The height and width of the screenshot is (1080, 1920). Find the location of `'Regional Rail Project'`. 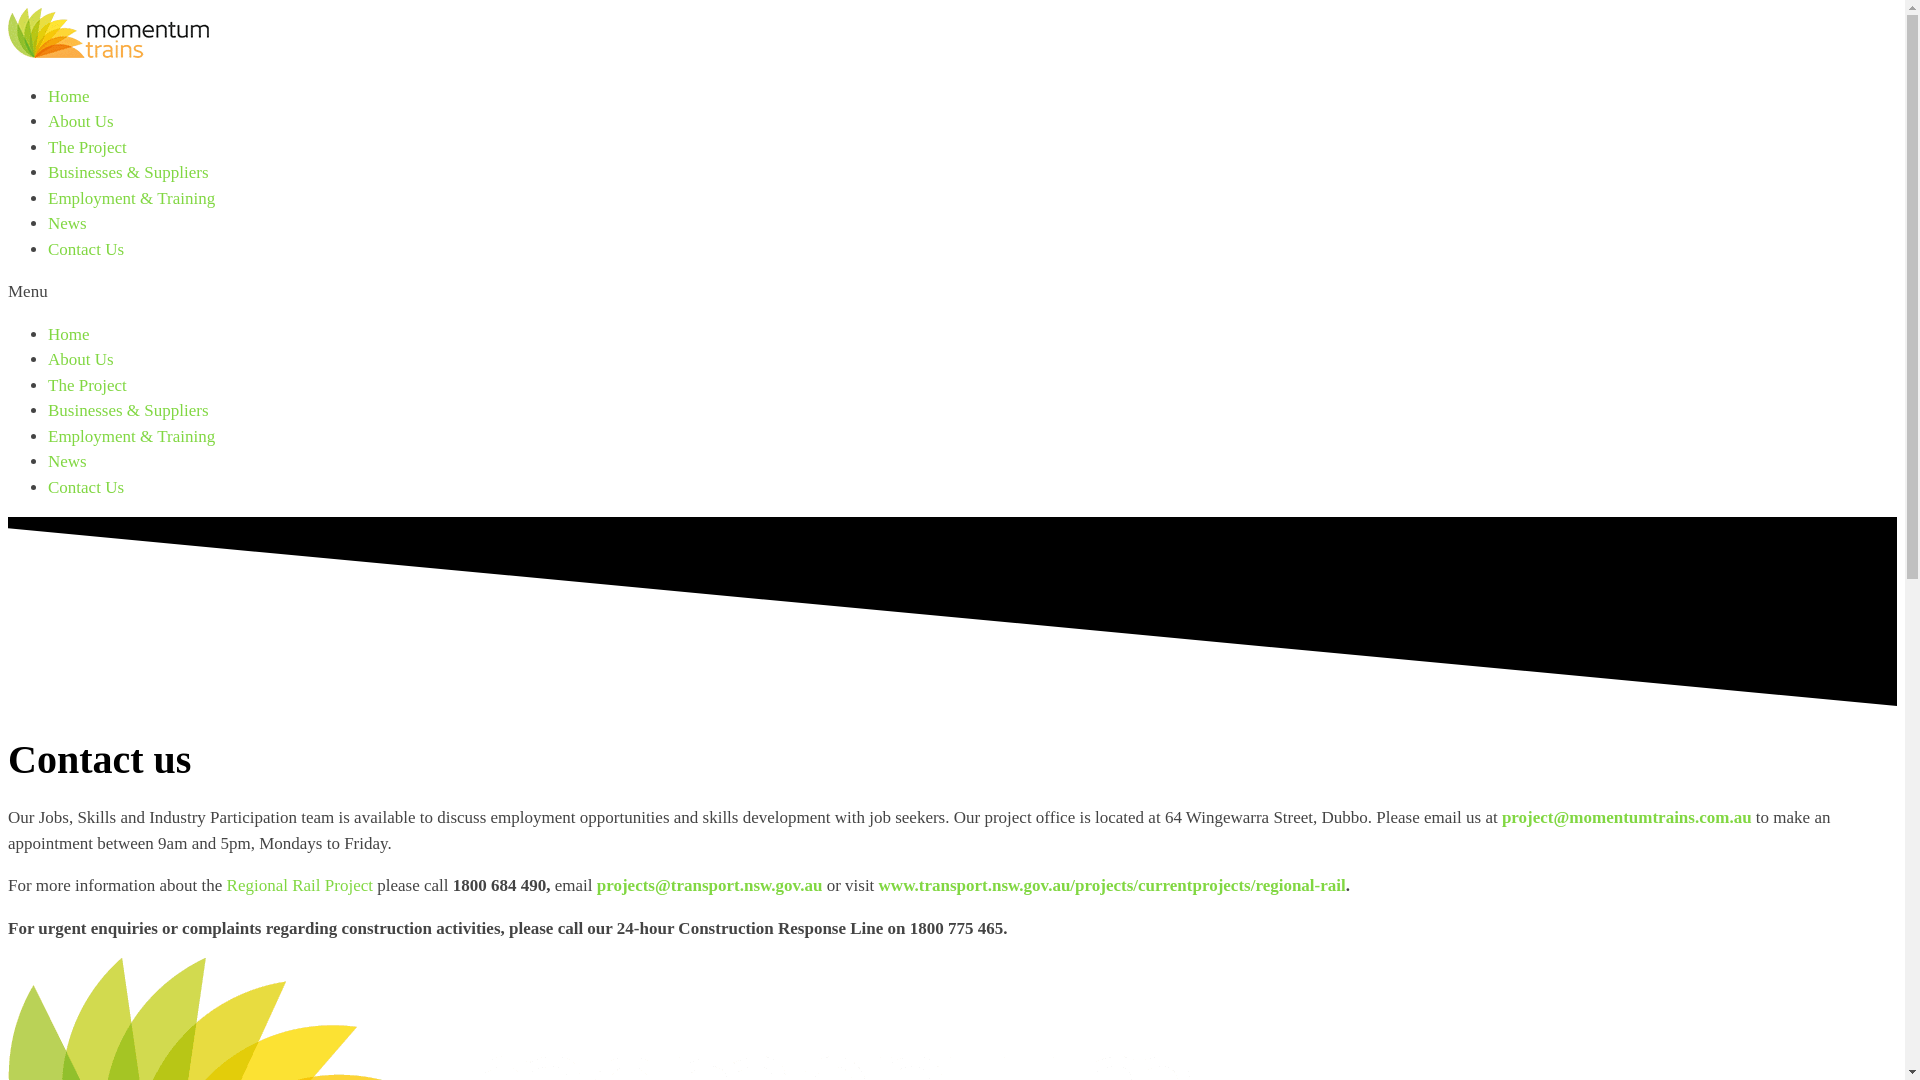

'Regional Rail Project' is located at coordinates (226, 884).